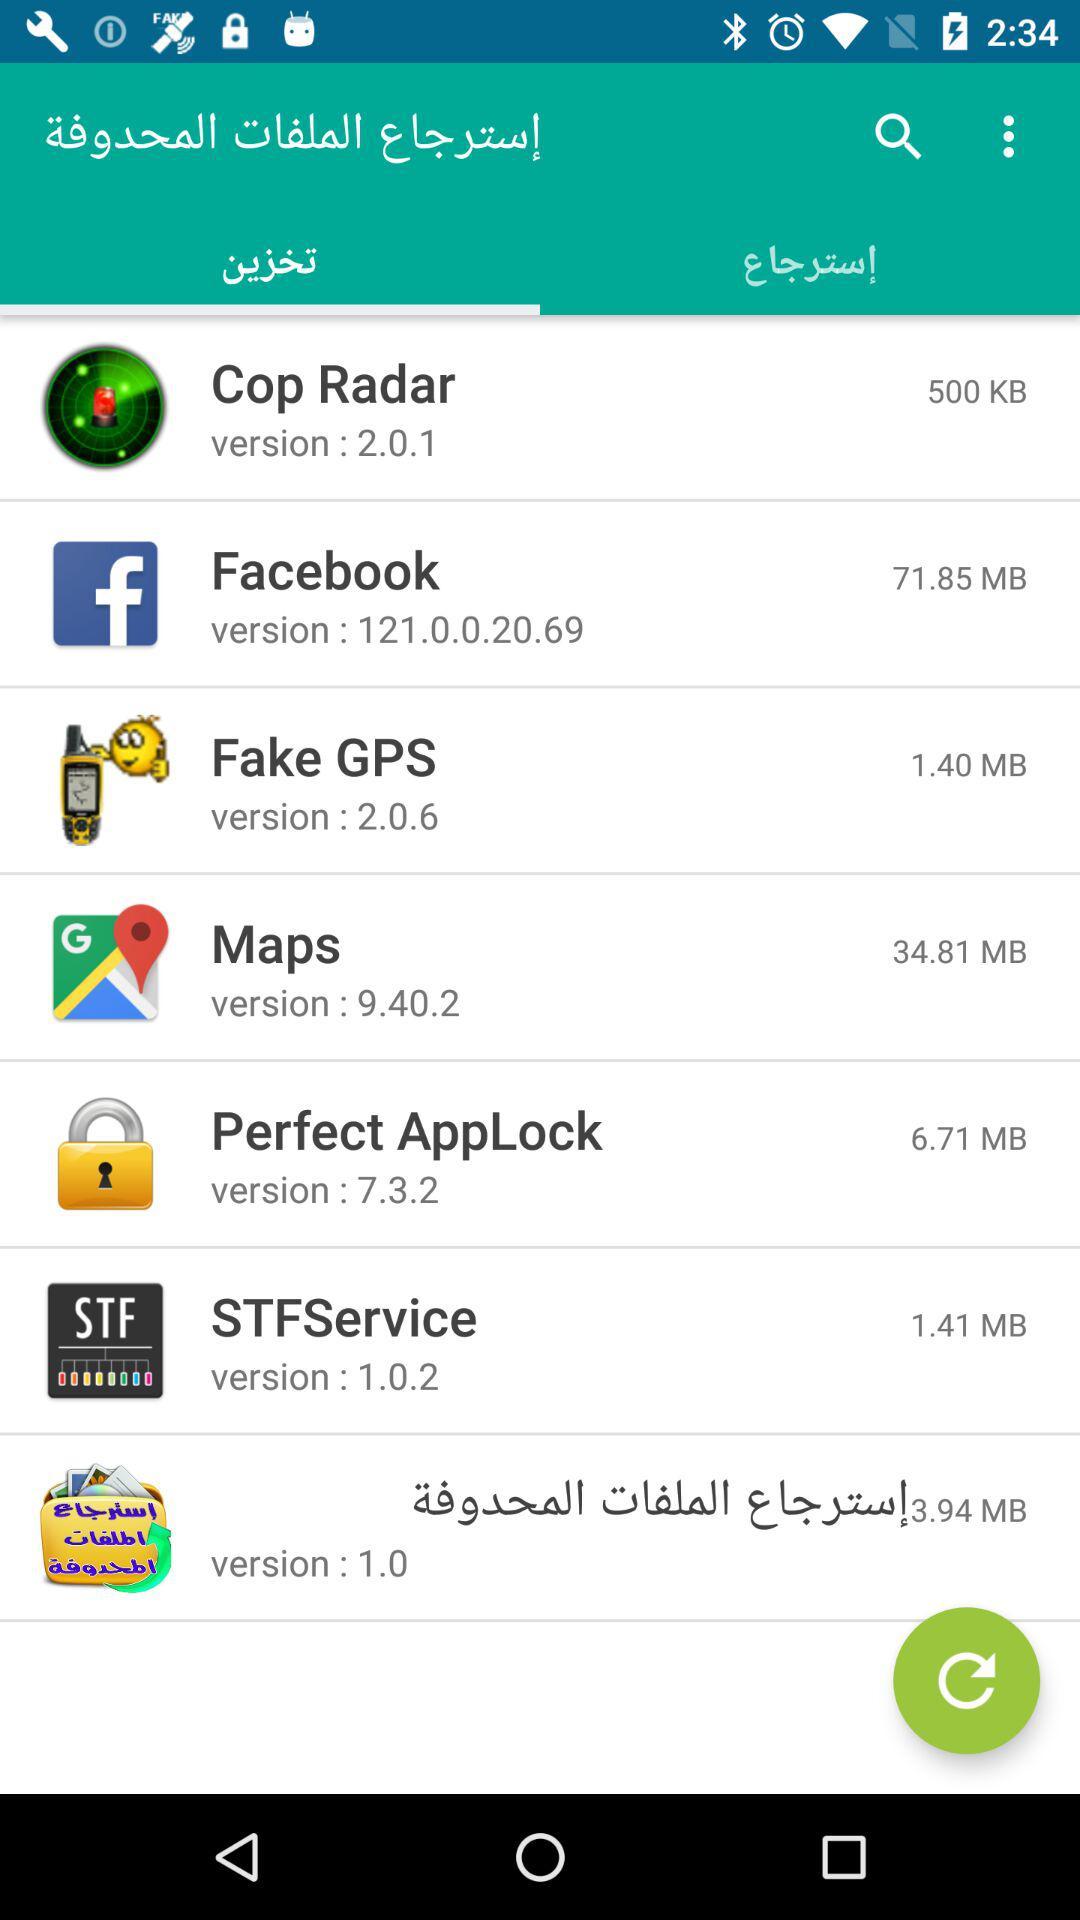 The width and height of the screenshot is (1080, 1920). What do you see at coordinates (551, 941) in the screenshot?
I see `the item to the left of the 34.81 mb icon` at bounding box center [551, 941].